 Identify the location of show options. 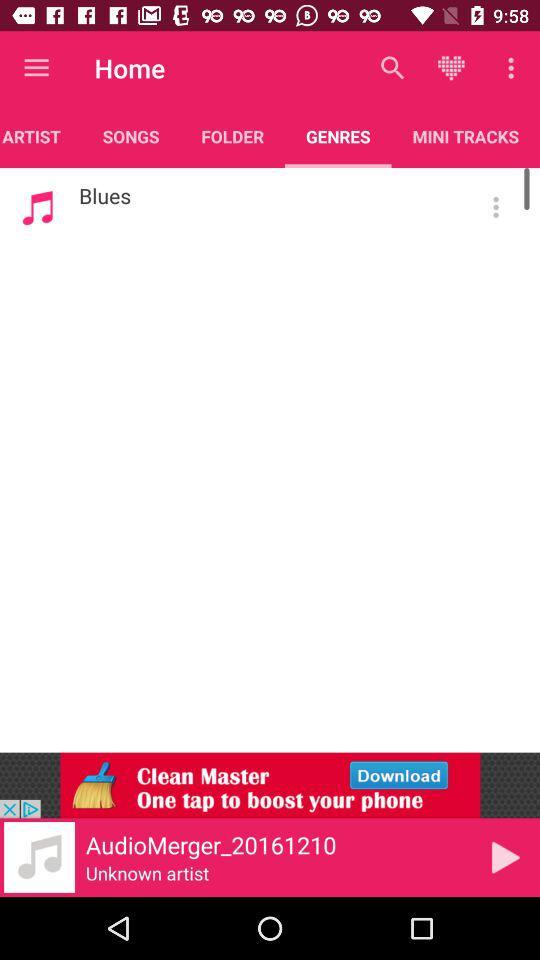
(495, 207).